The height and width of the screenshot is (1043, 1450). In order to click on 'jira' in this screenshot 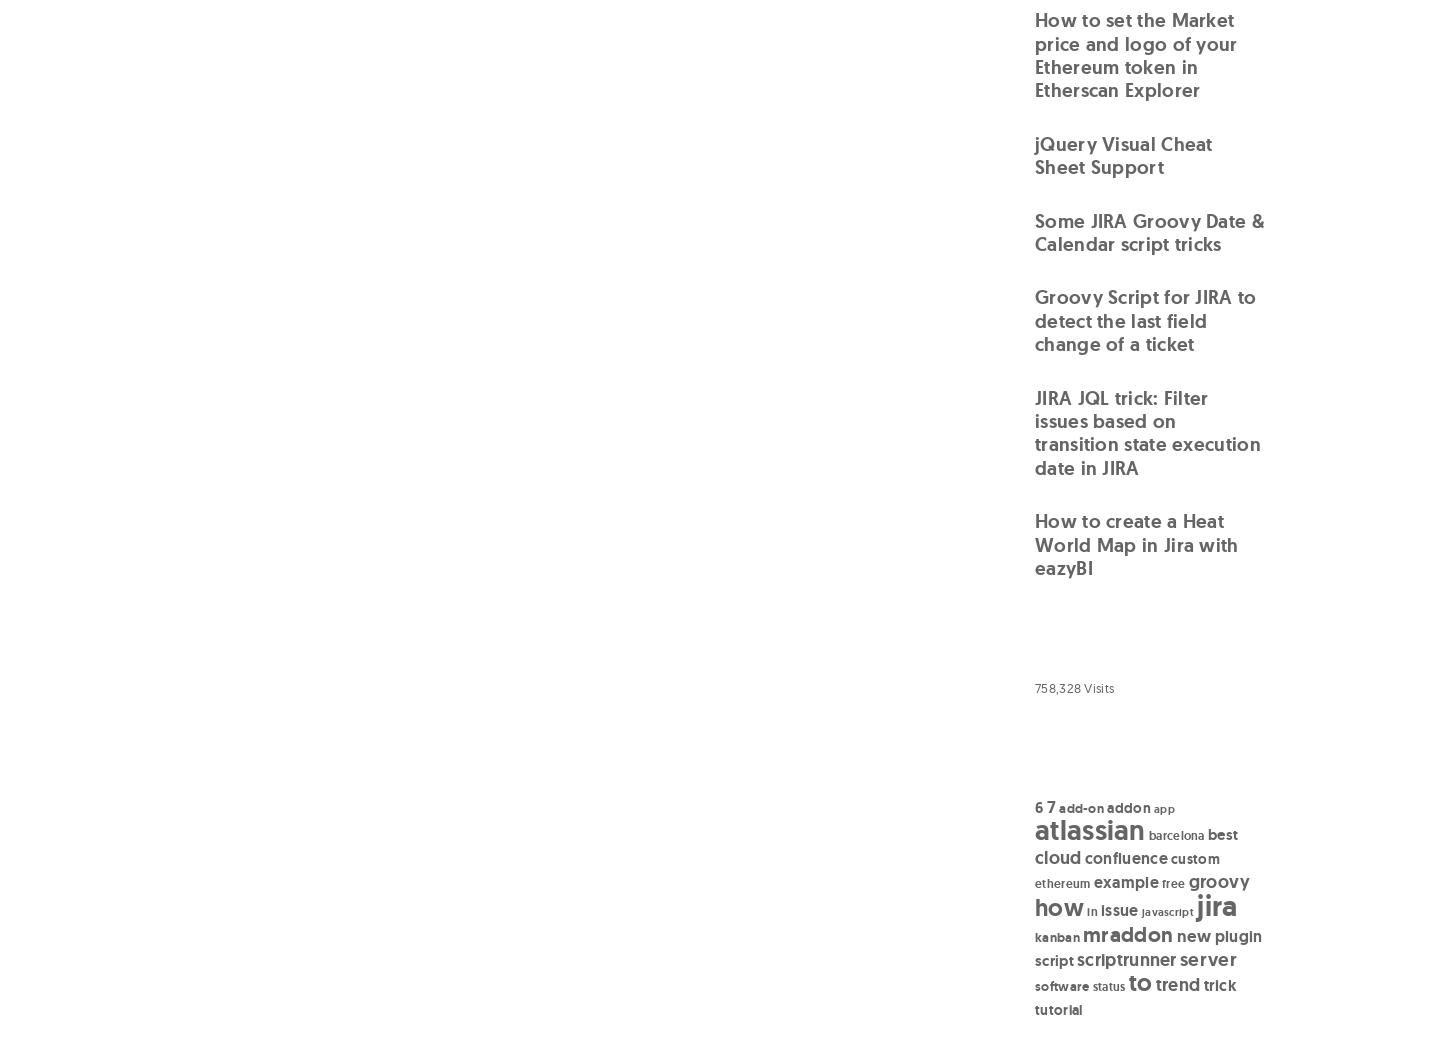, I will do `click(1216, 904)`.